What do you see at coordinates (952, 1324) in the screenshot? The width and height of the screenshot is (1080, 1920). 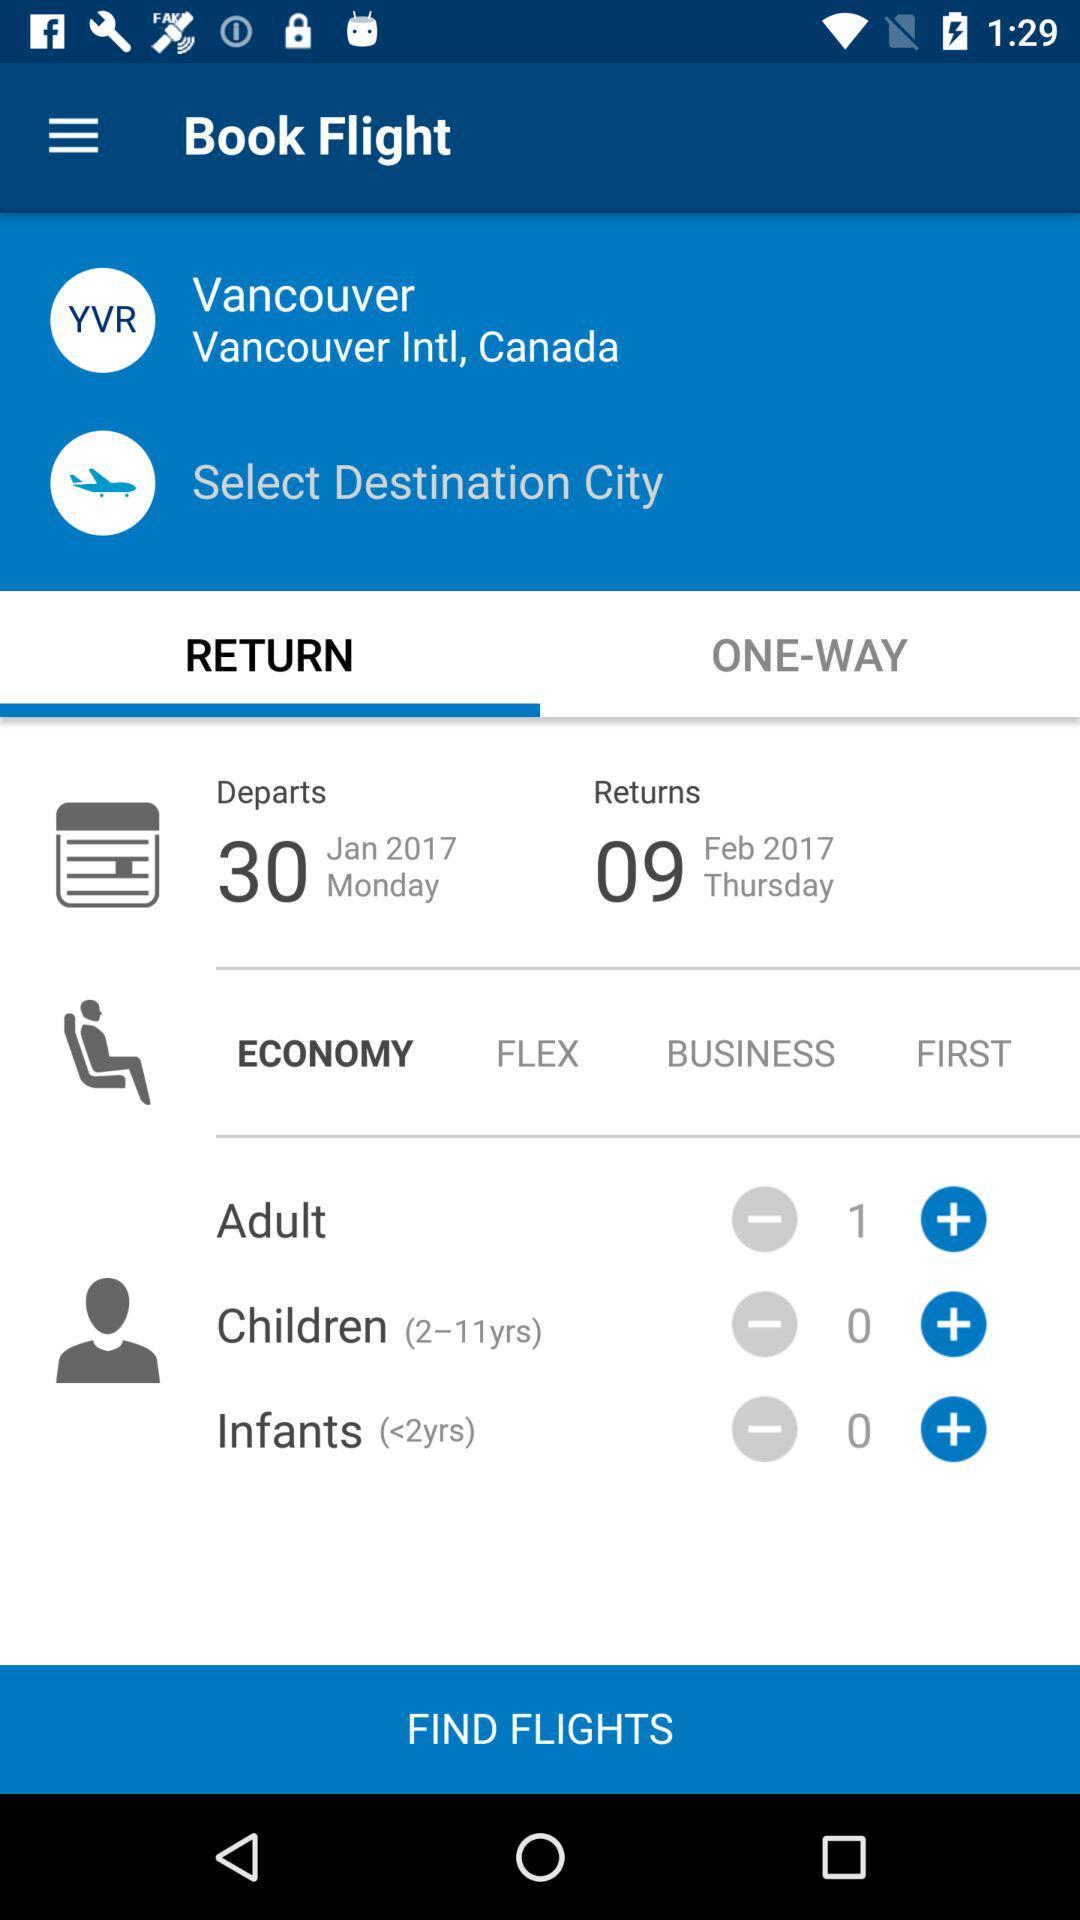 I see `the add icon` at bounding box center [952, 1324].